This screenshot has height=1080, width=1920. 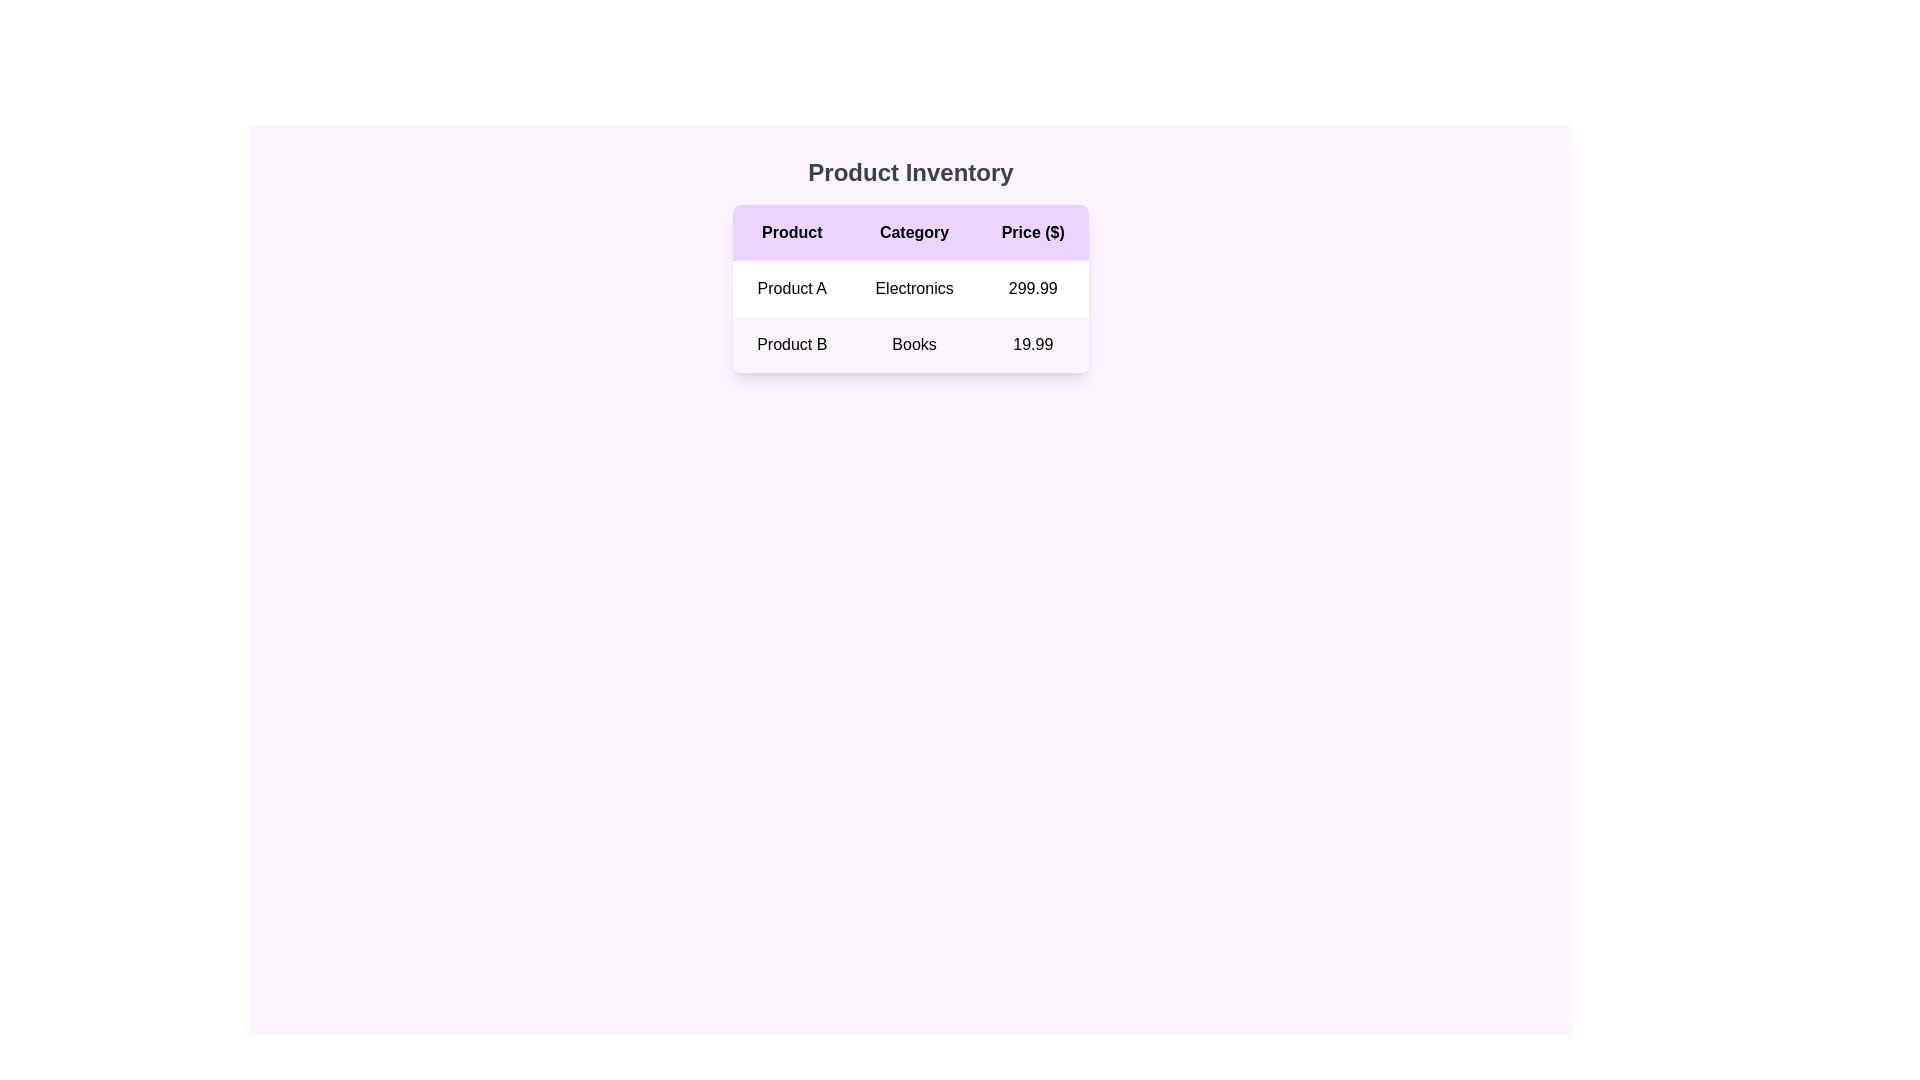 What do you see at coordinates (910, 231) in the screenshot?
I see `text of the 'Category' header cell located in the table under 'Product Inventory', positioned between 'Product' and 'Price ($)'` at bounding box center [910, 231].